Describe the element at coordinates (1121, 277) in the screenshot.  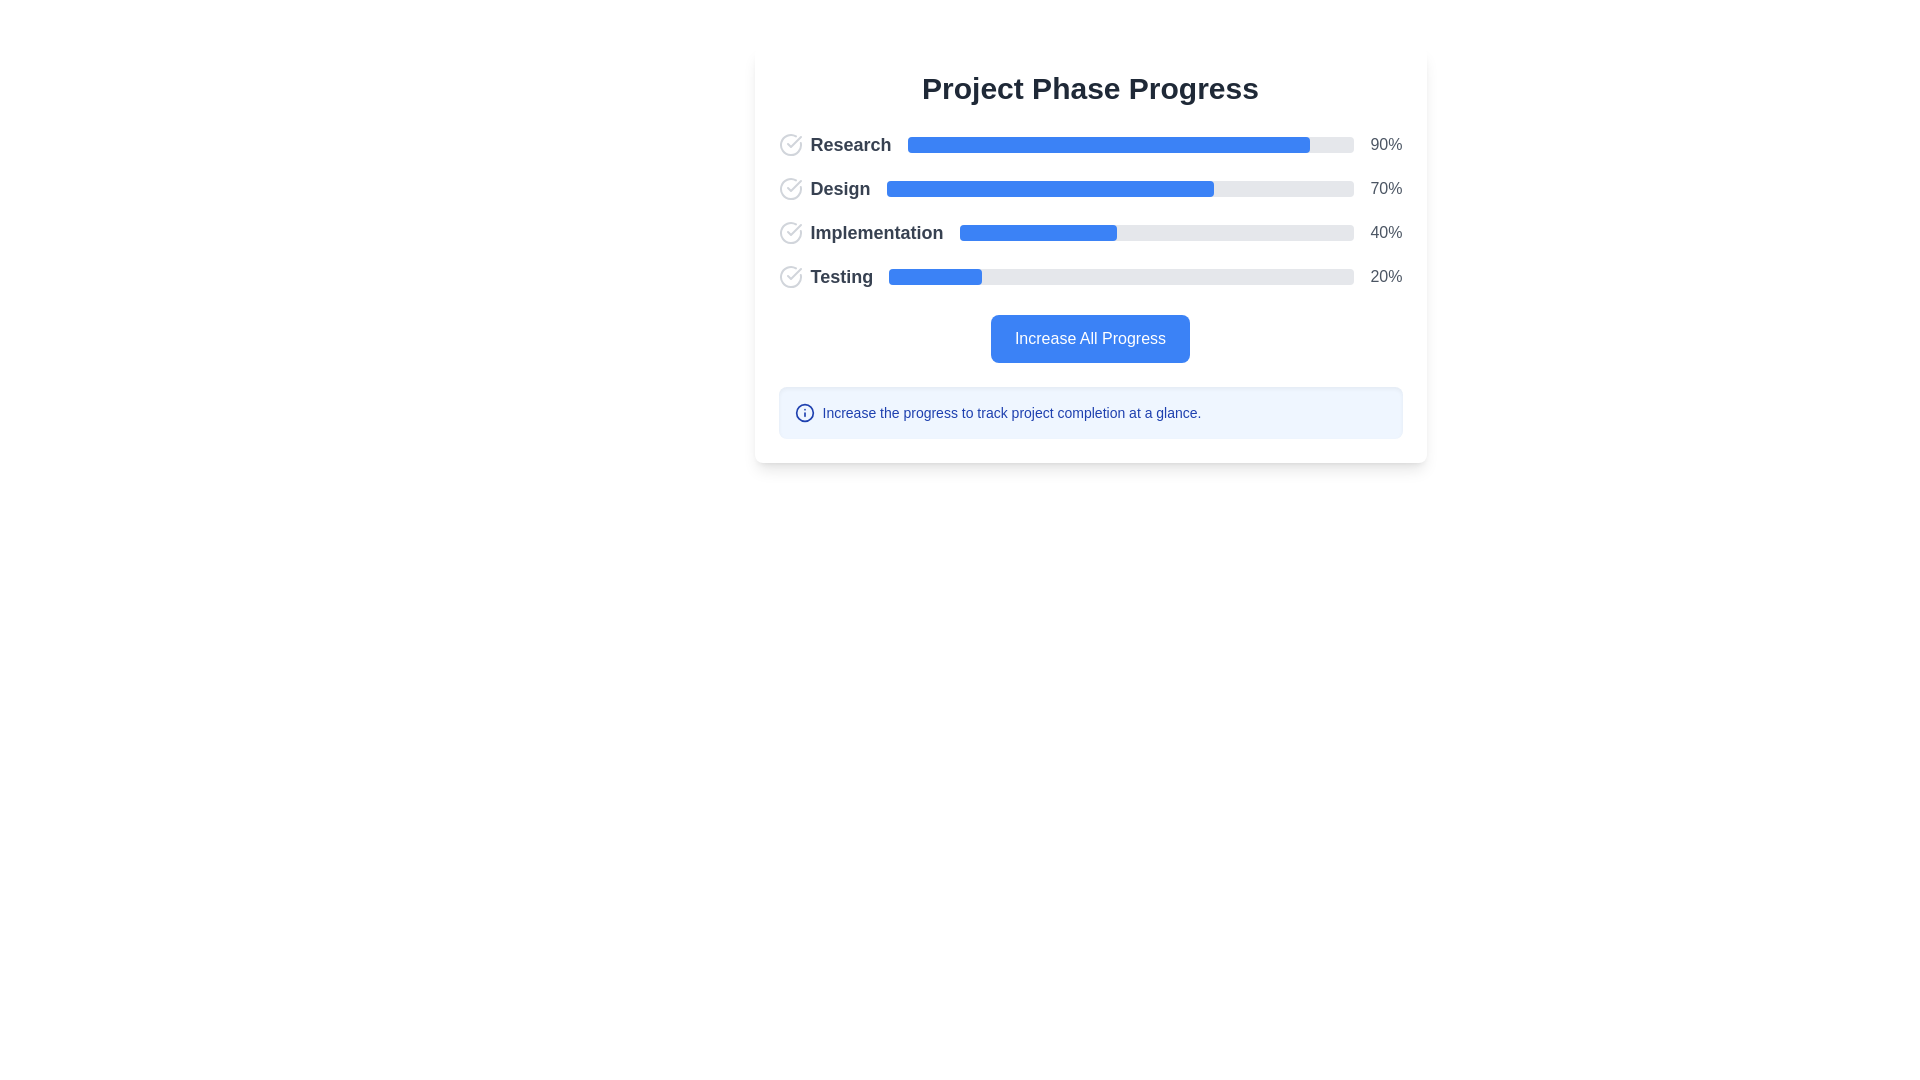
I see `the central horizontal progress bar indicating 20% completion of the 'Testing' phase` at that location.